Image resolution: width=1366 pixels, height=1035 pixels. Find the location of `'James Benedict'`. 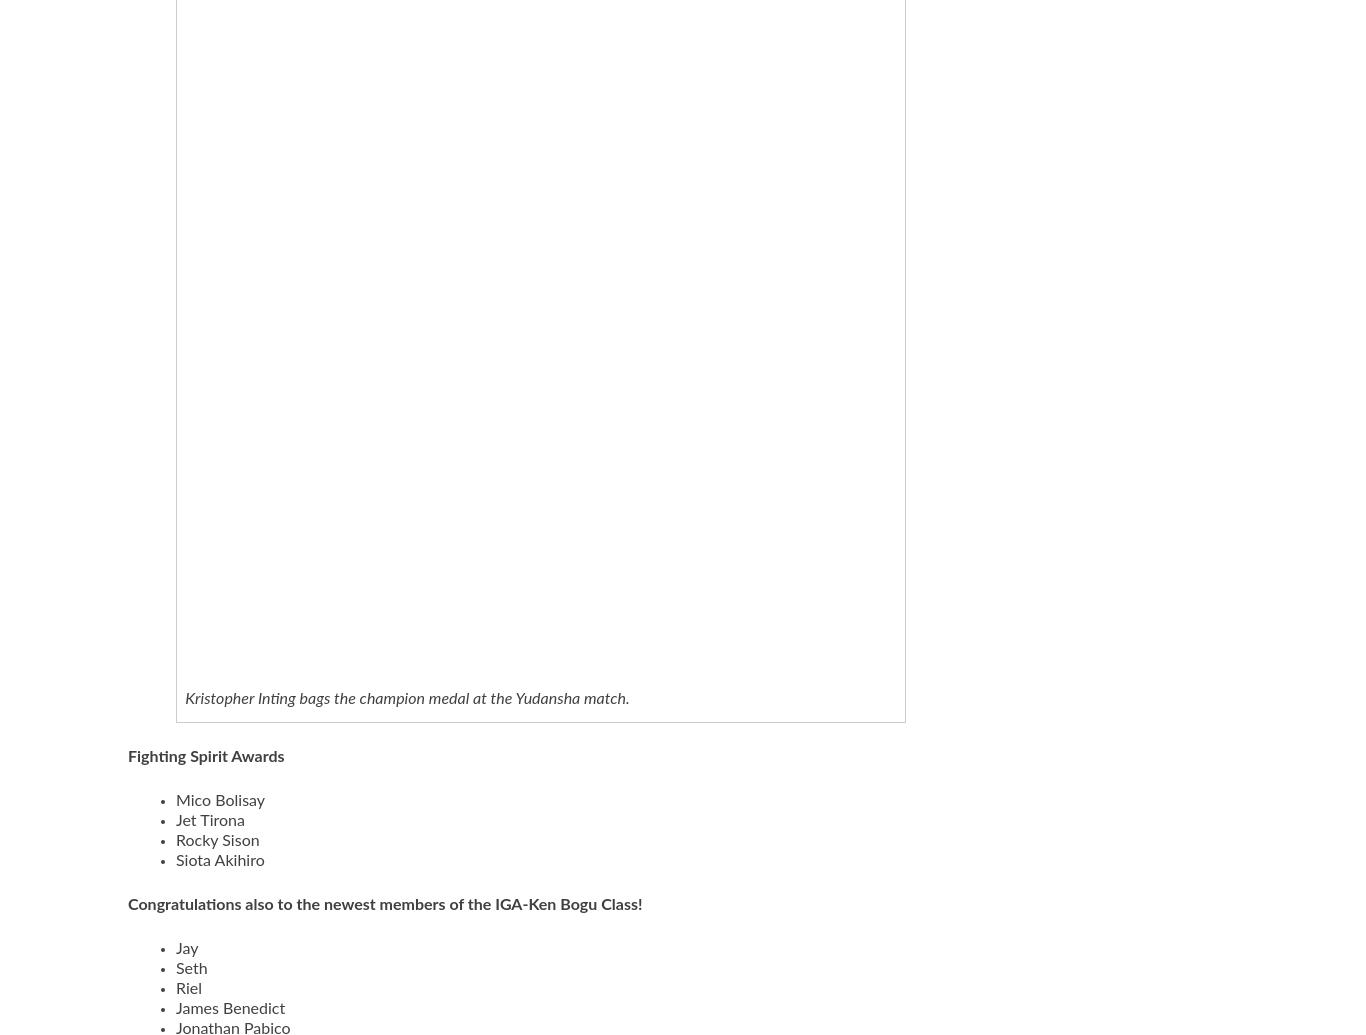

'James Benedict' is located at coordinates (174, 1008).